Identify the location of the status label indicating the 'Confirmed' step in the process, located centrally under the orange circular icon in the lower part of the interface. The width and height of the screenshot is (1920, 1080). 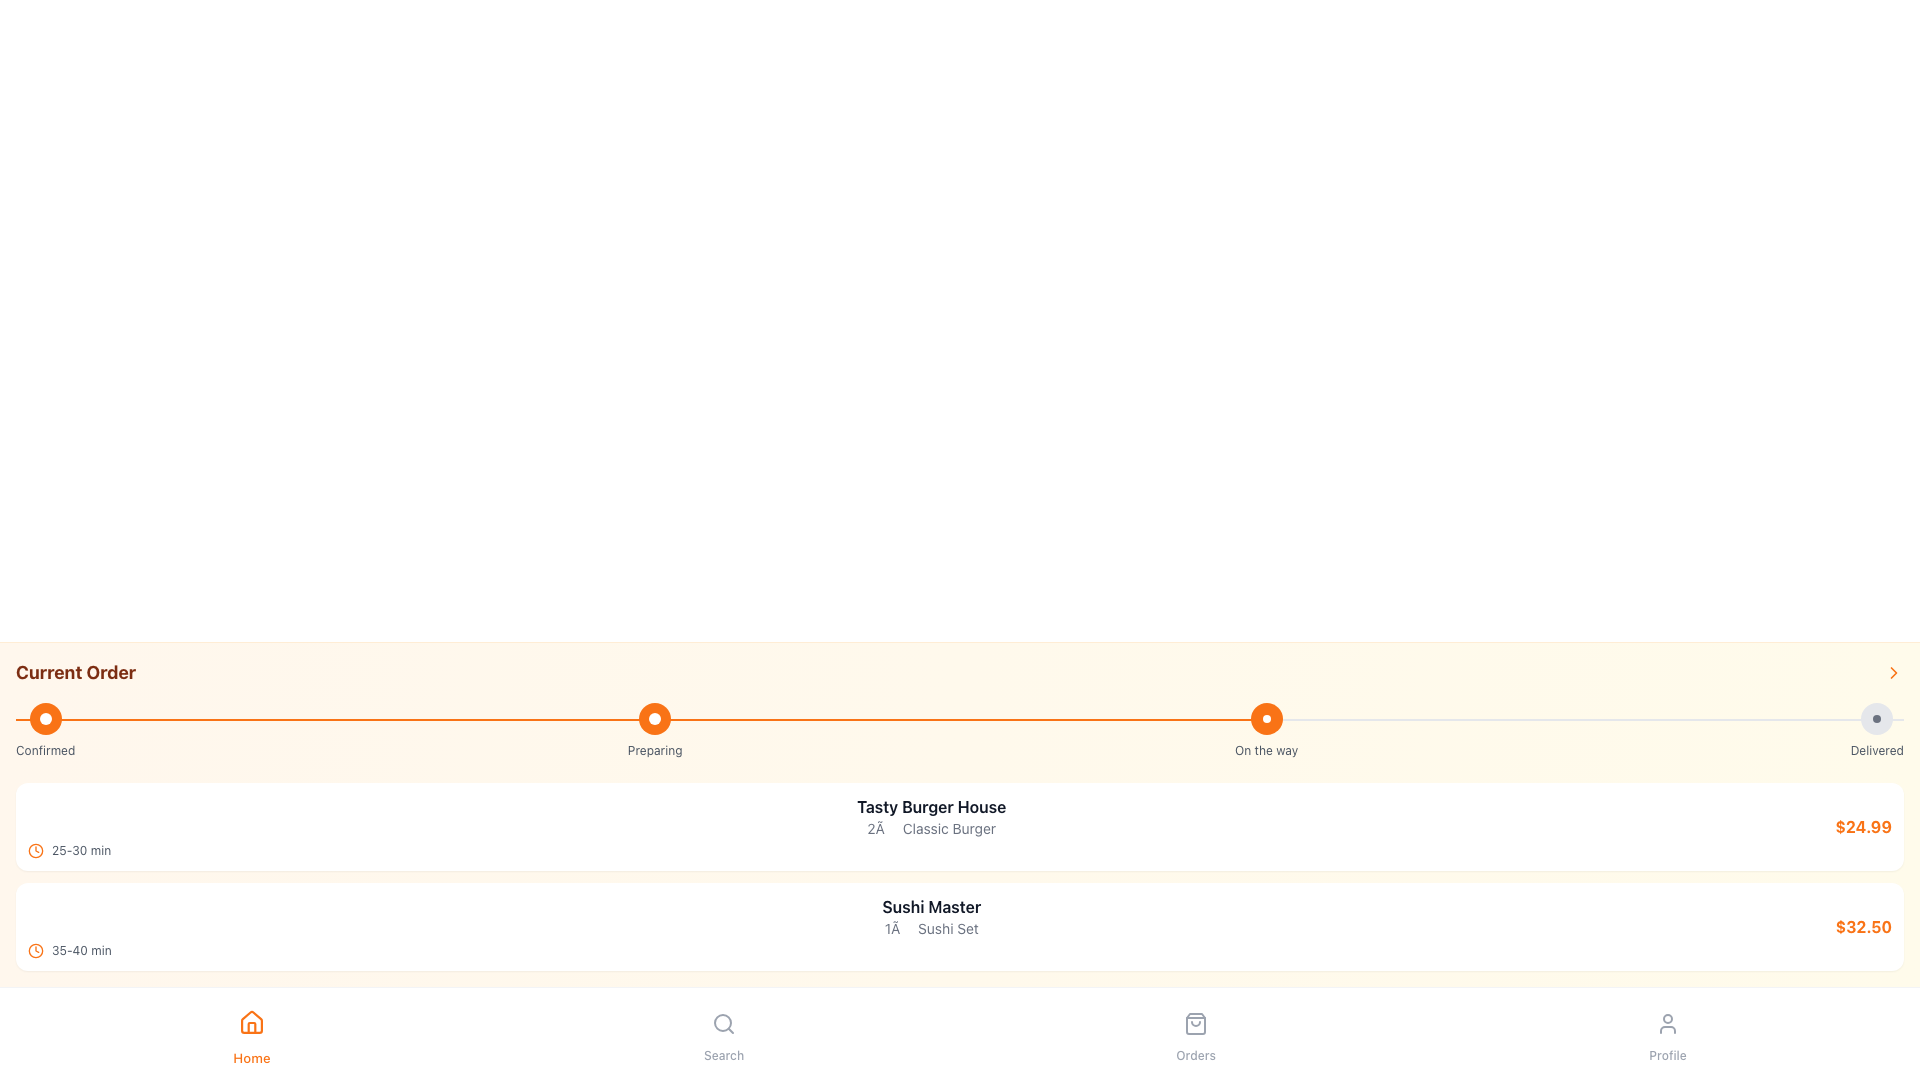
(45, 751).